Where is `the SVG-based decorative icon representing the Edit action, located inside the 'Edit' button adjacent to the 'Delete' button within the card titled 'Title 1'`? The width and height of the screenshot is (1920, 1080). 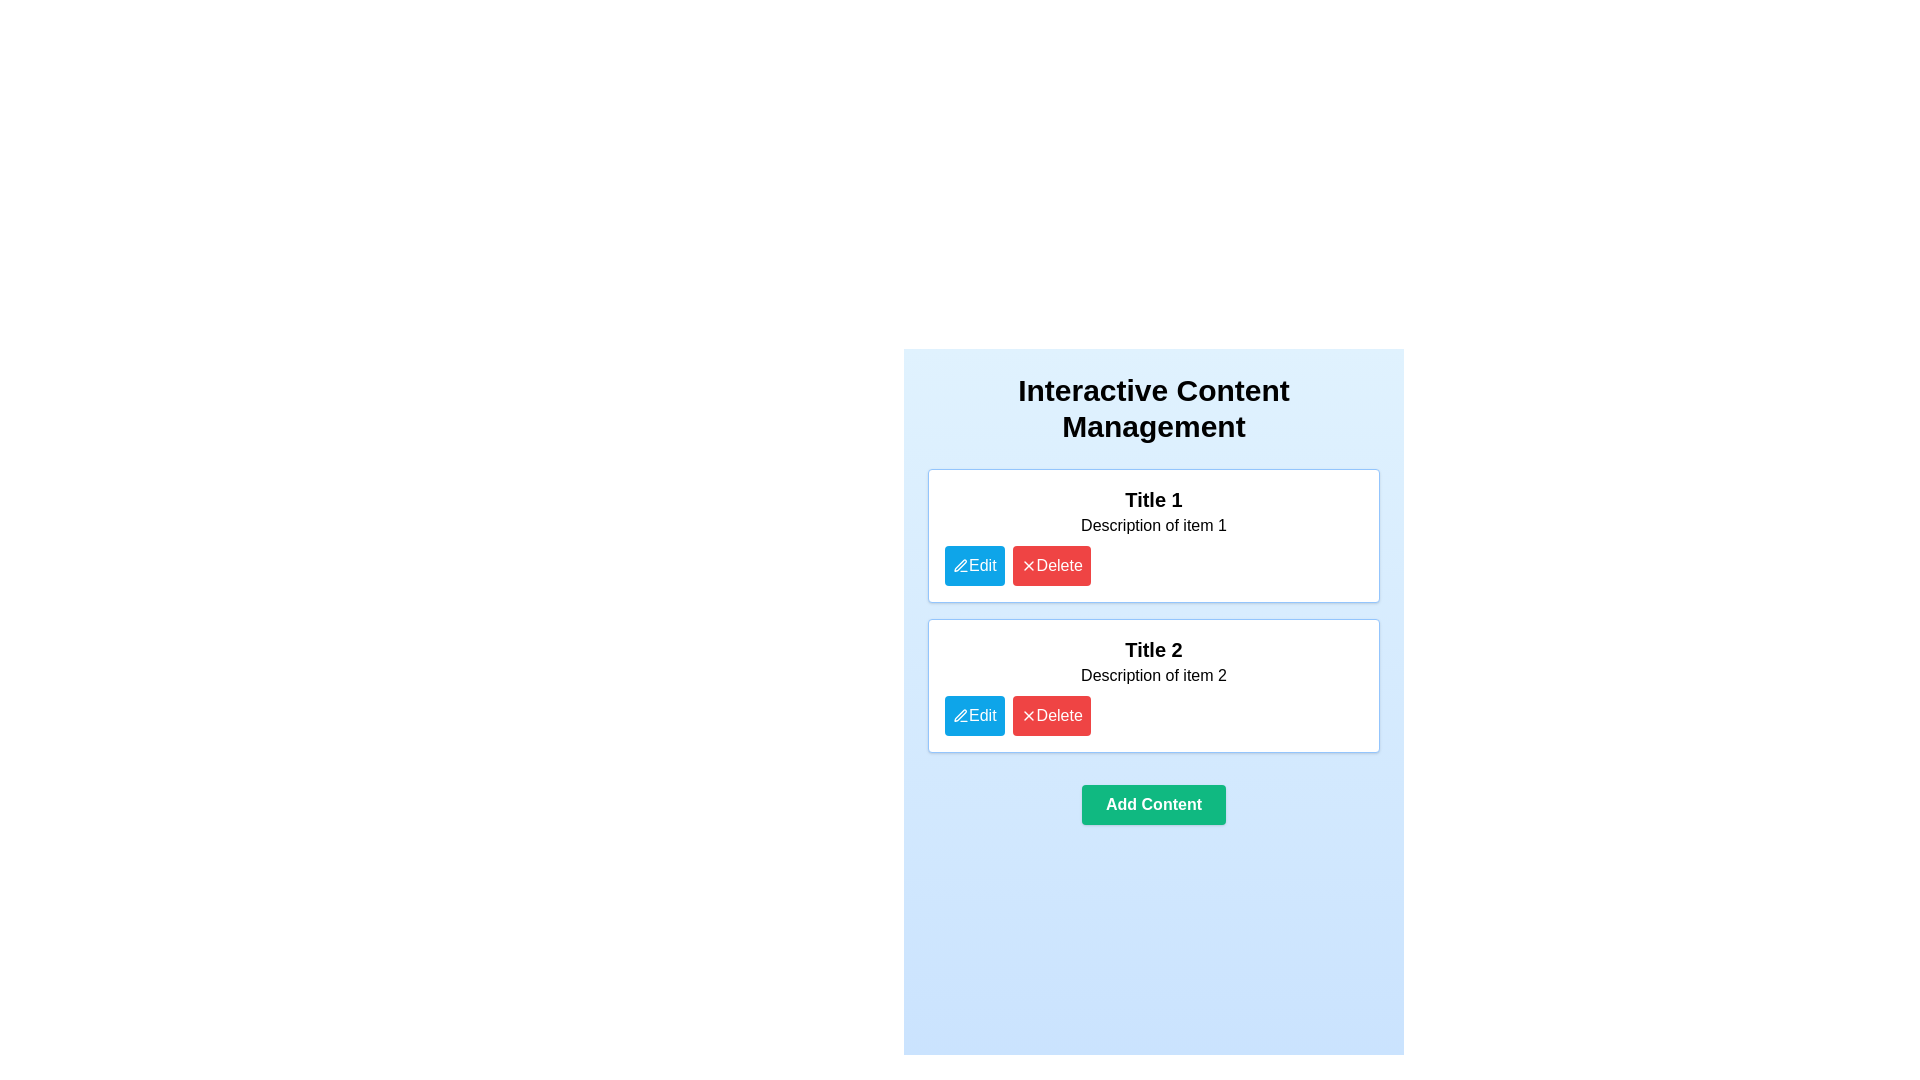
the SVG-based decorative icon representing the Edit action, located inside the 'Edit' button adjacent to the 'Delete' button within the card titled 'Title 1' is located at coordinates (960, 565).